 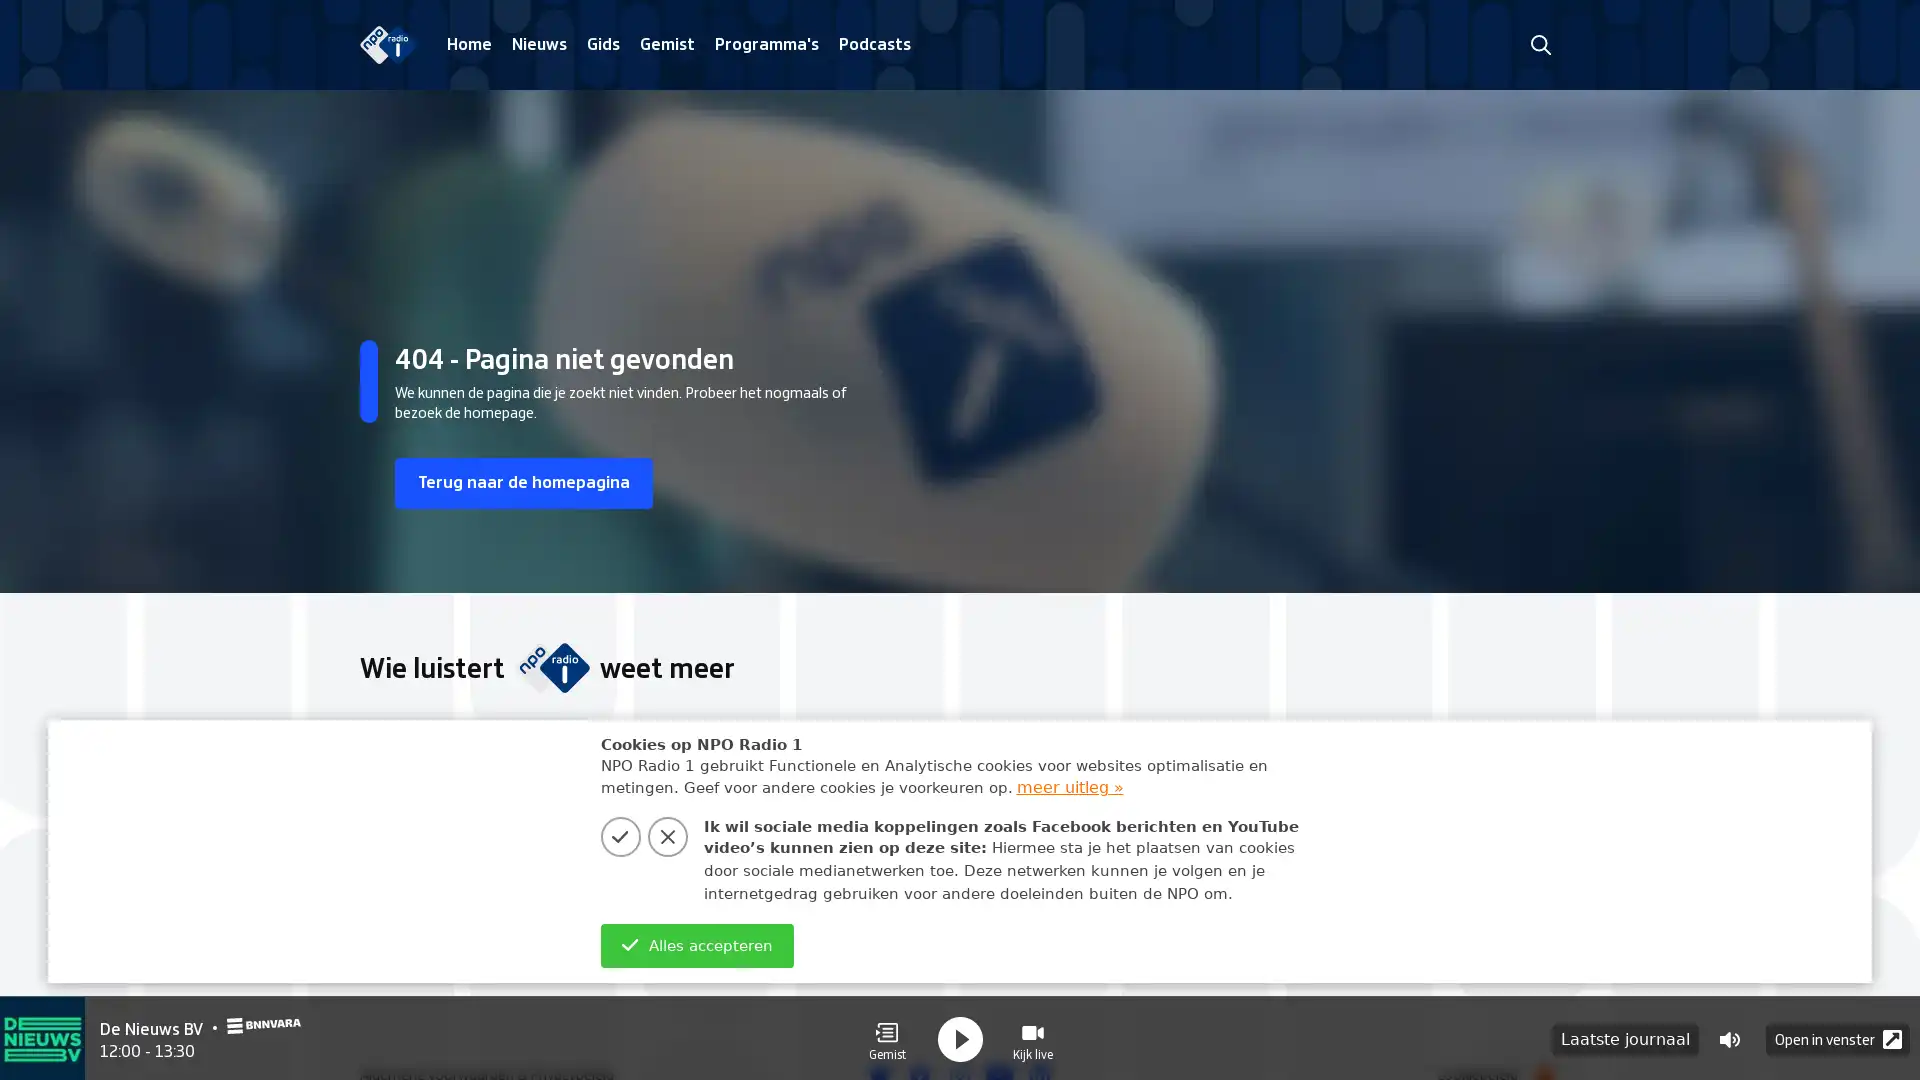 What do you see at coordinates (1530, 858) in the screenshot?
I see `AnchorChevron` at bounding box center [1530, 858].